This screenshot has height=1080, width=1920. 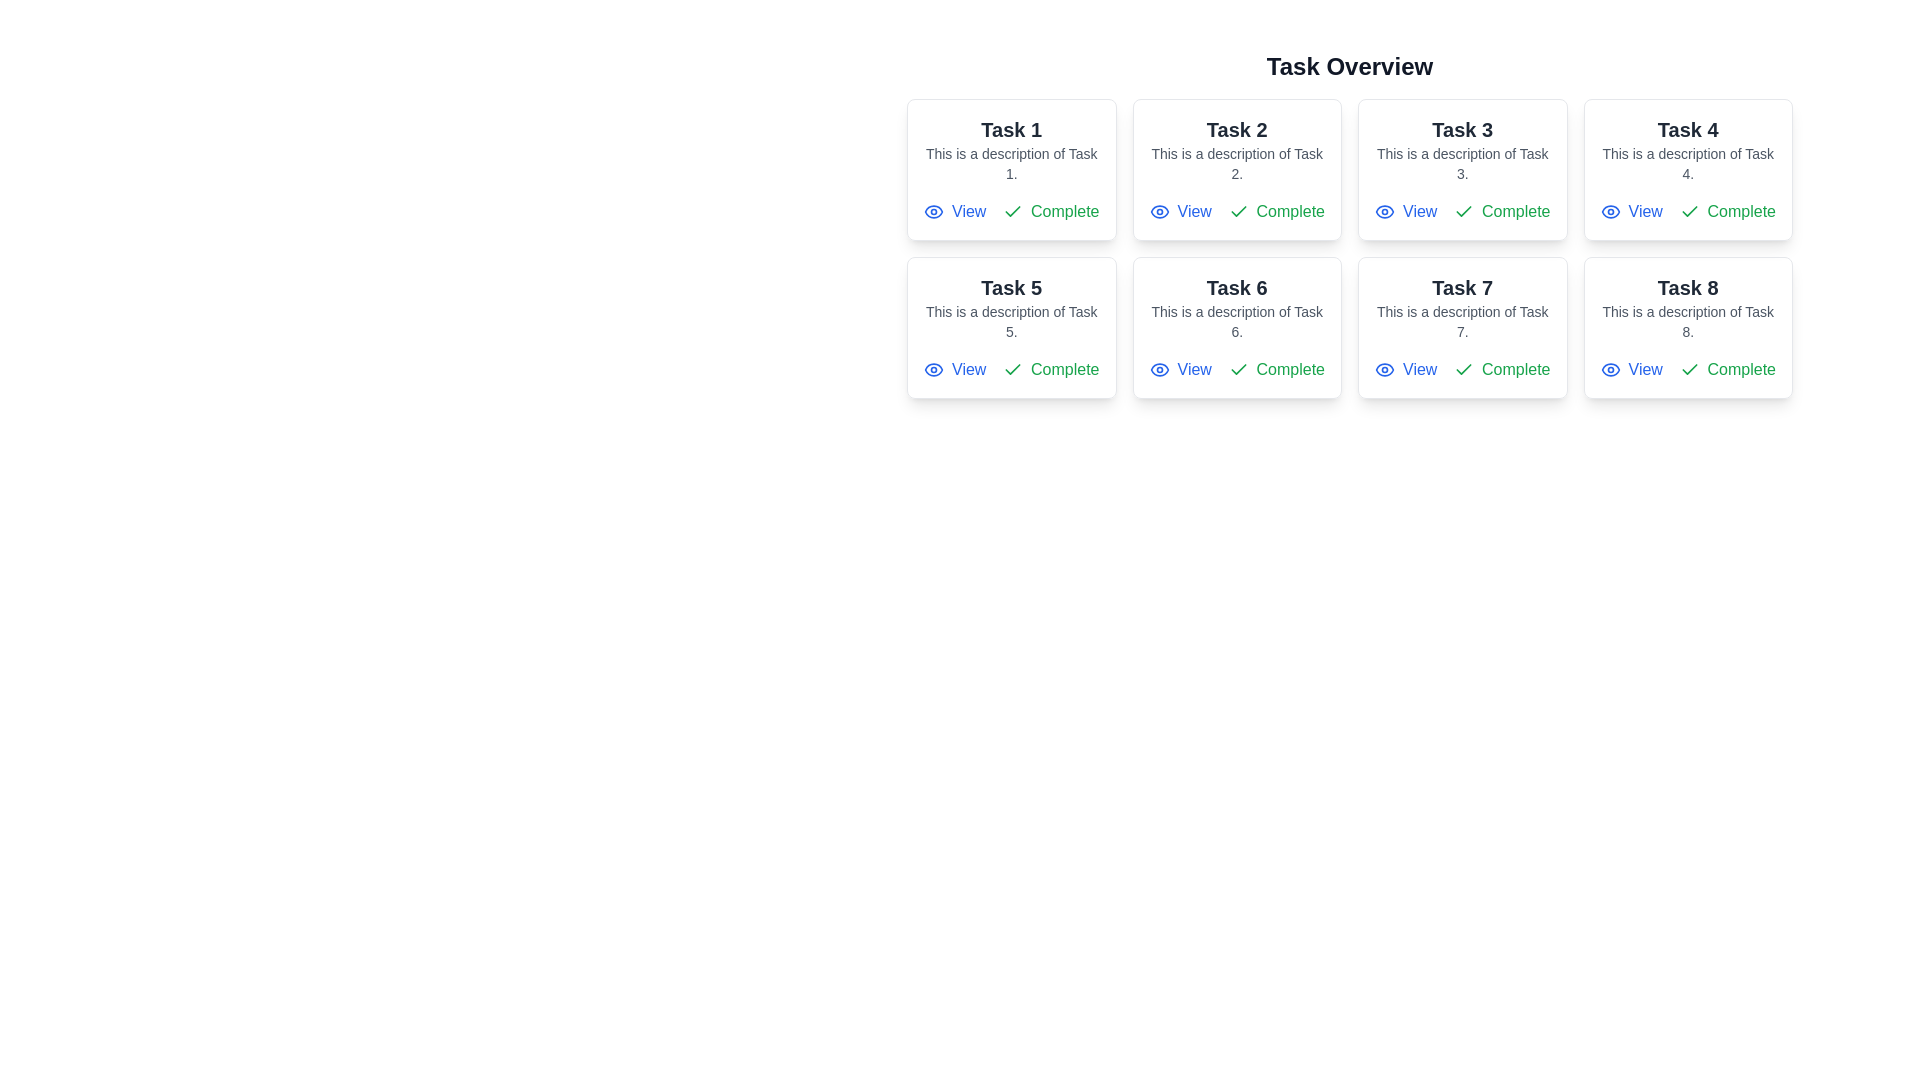 I want to click on the button with a text label and icon at the bottom right corner of the 'Task 8' card to mark the task as complete, so click(x=1726, y=370).